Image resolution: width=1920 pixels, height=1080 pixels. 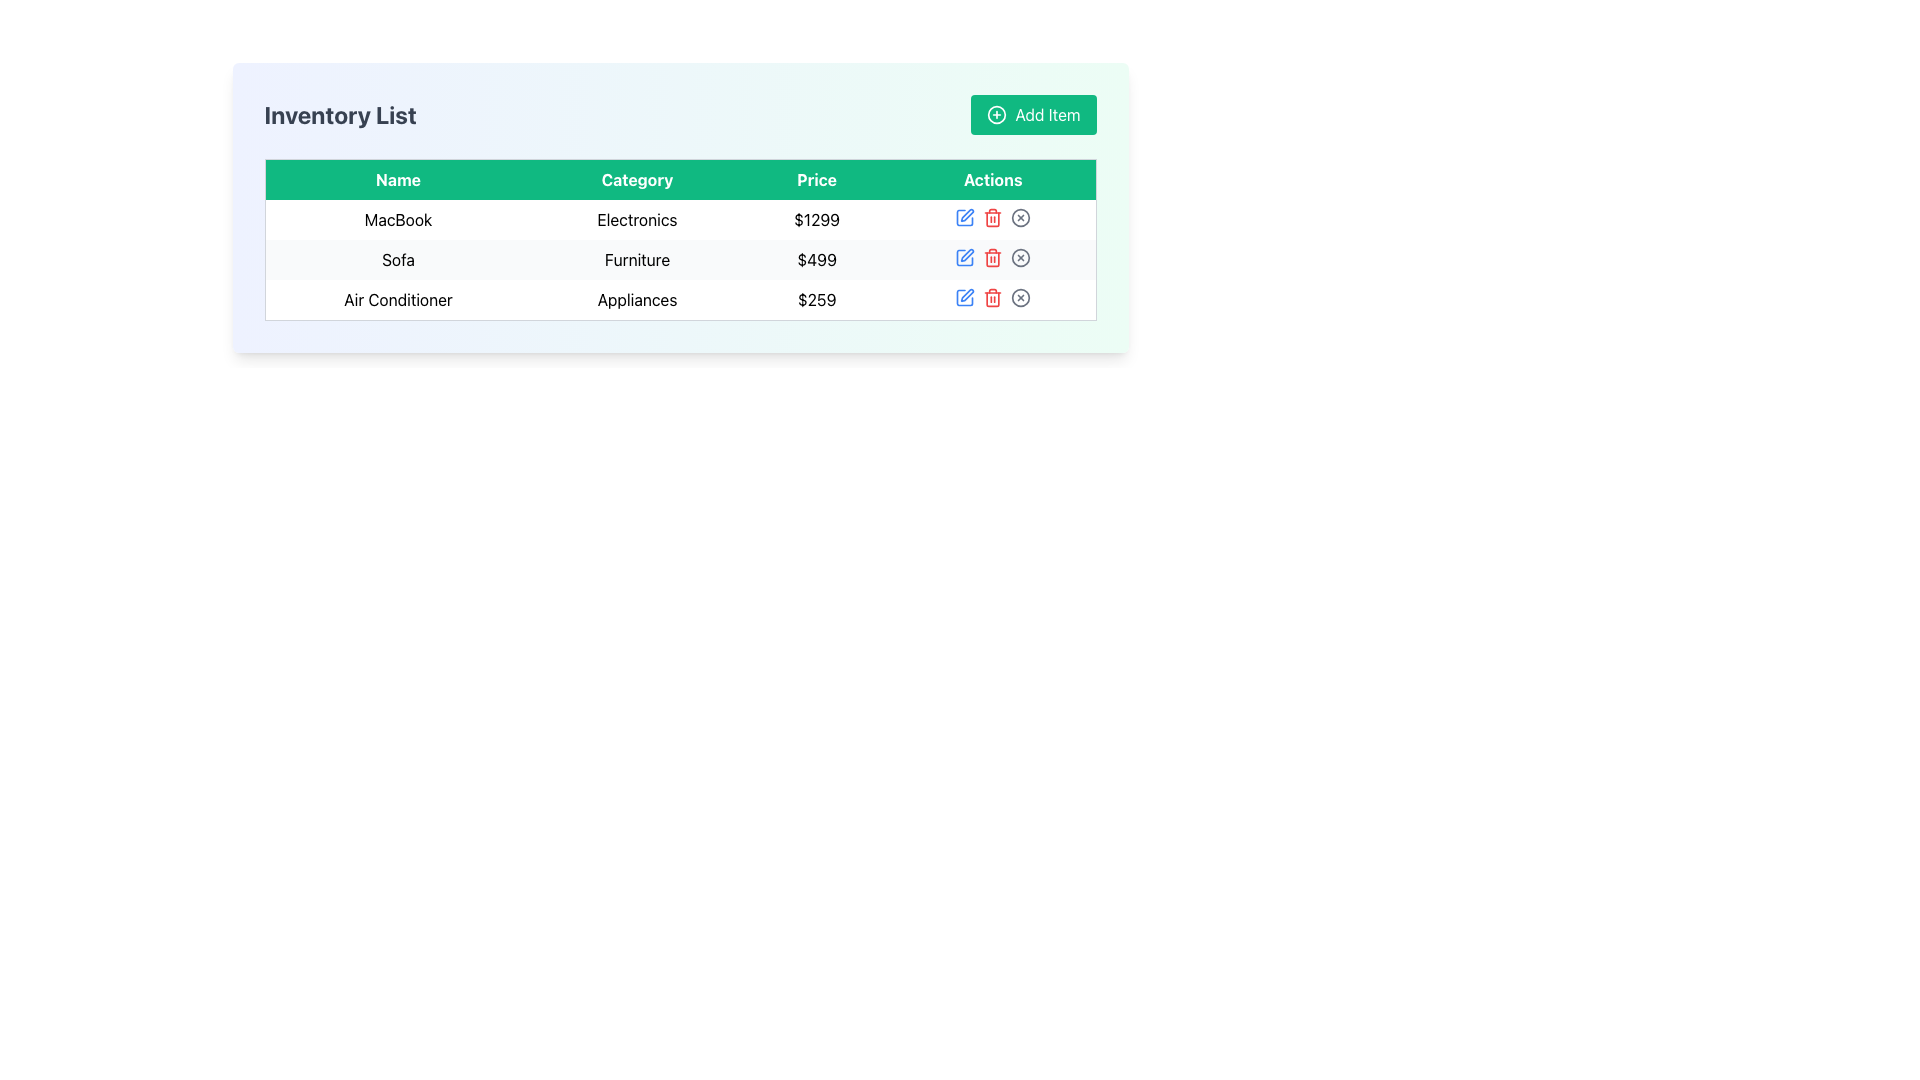 What do you see at coordinates (965, 297) in the screenshot?
I see `the edit icon representing the ability to modify the 'Appliances' row in the actions column of the table` at bounding box center [965, 297].